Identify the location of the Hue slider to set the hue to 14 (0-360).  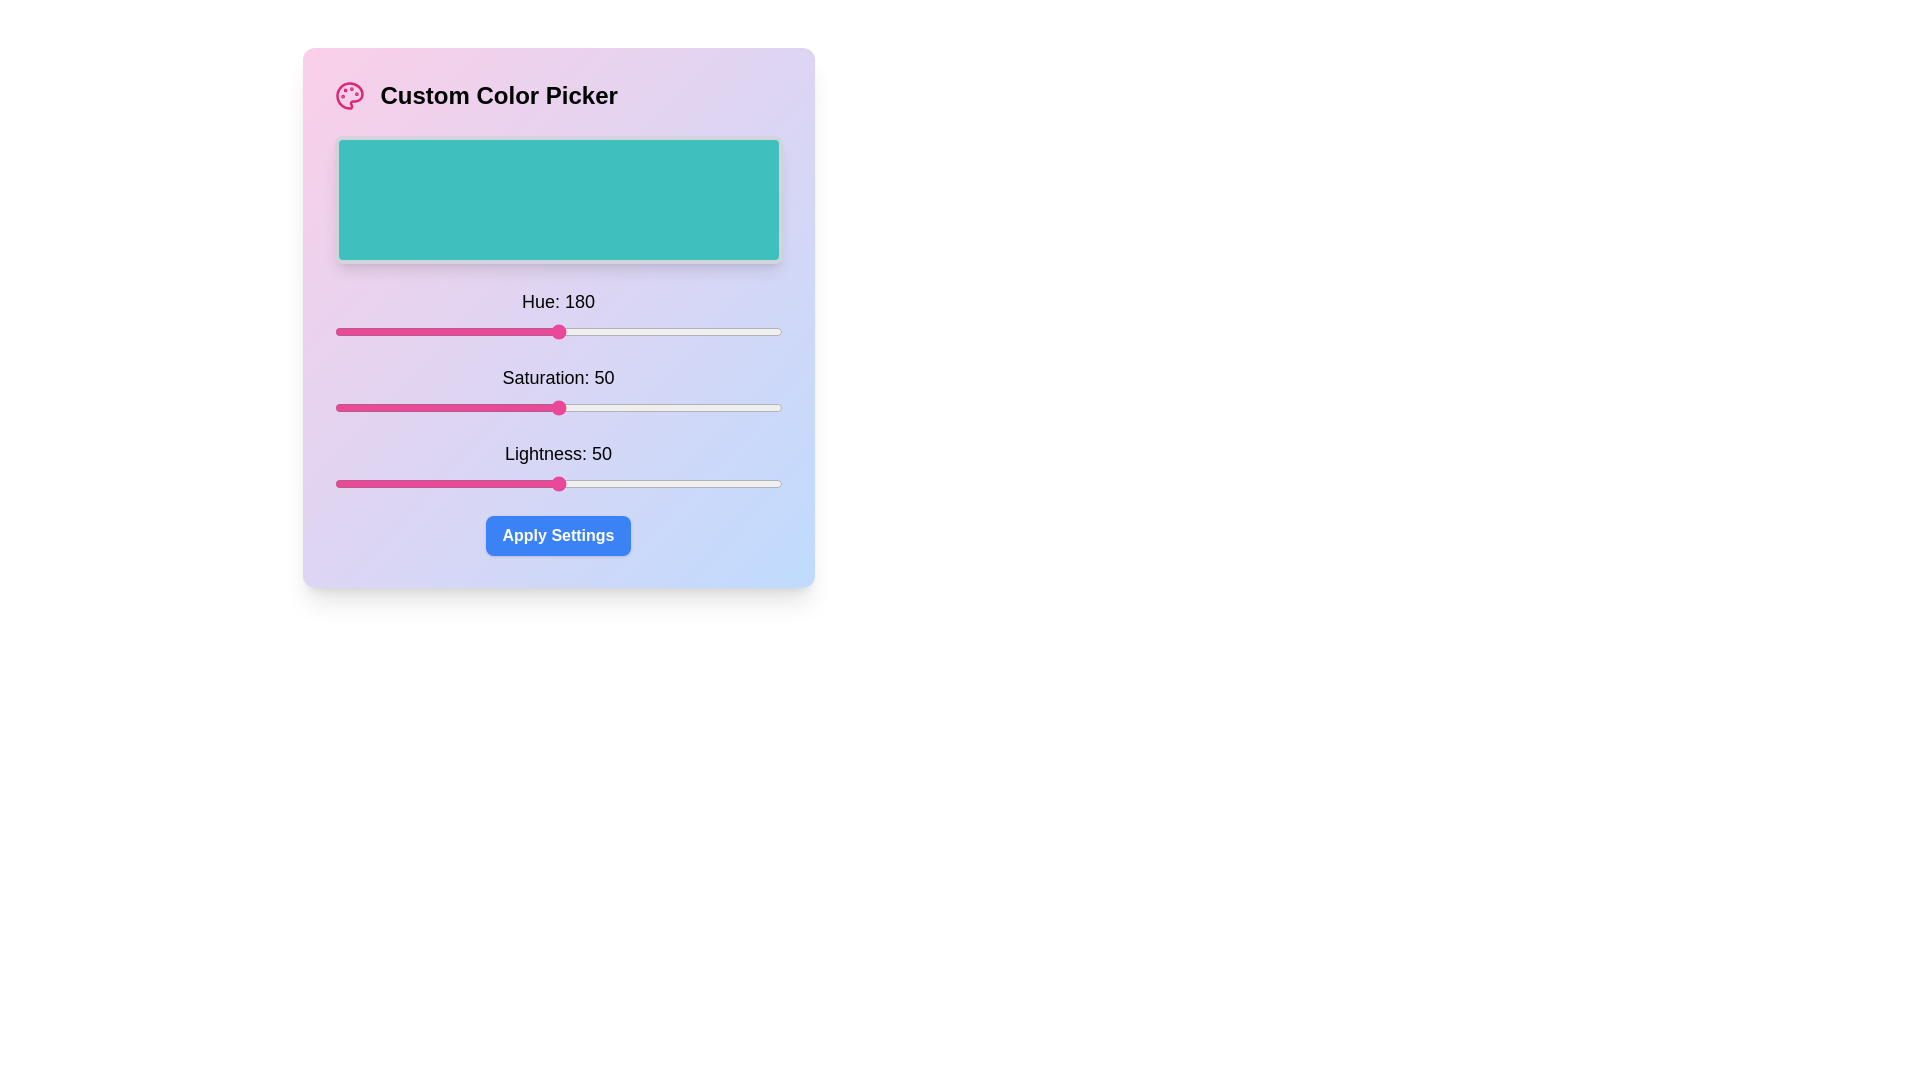
(351, 330).